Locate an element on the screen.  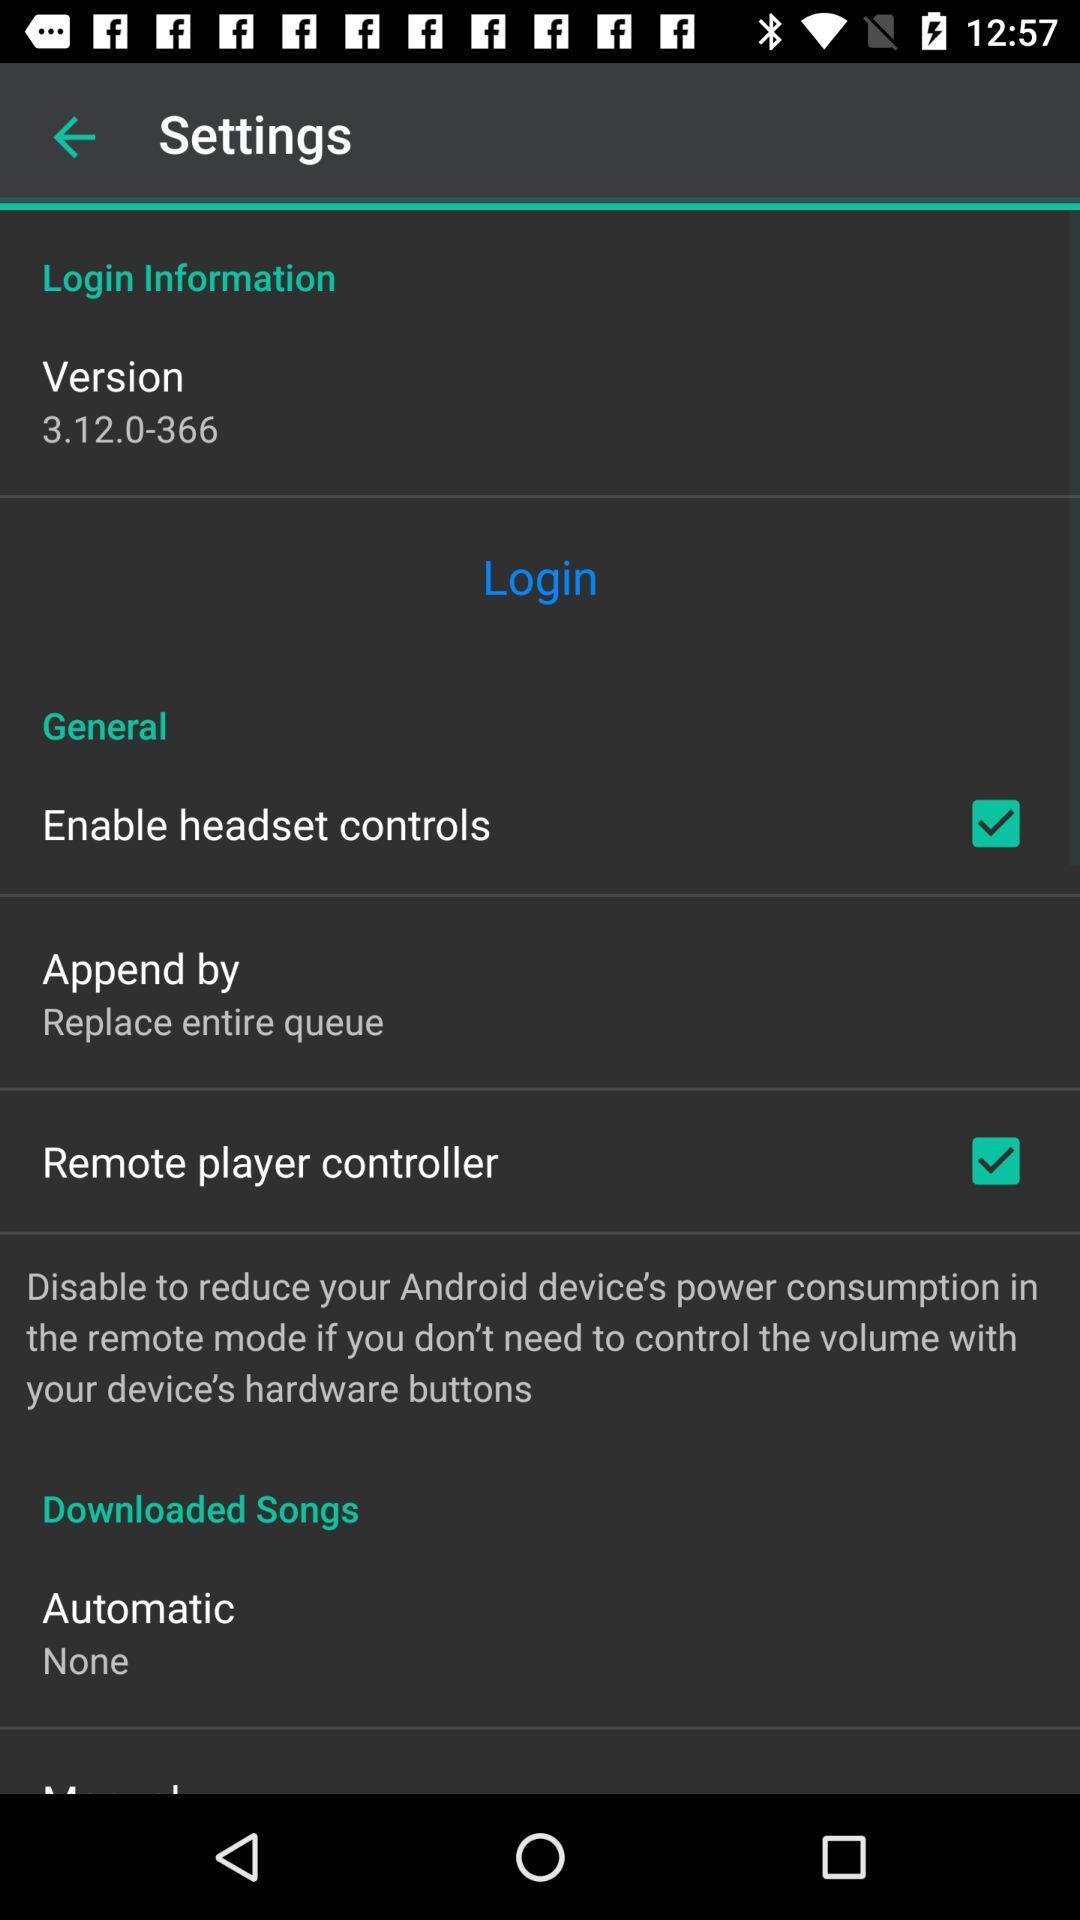
icon at the center is located at coordinates (540, 704).